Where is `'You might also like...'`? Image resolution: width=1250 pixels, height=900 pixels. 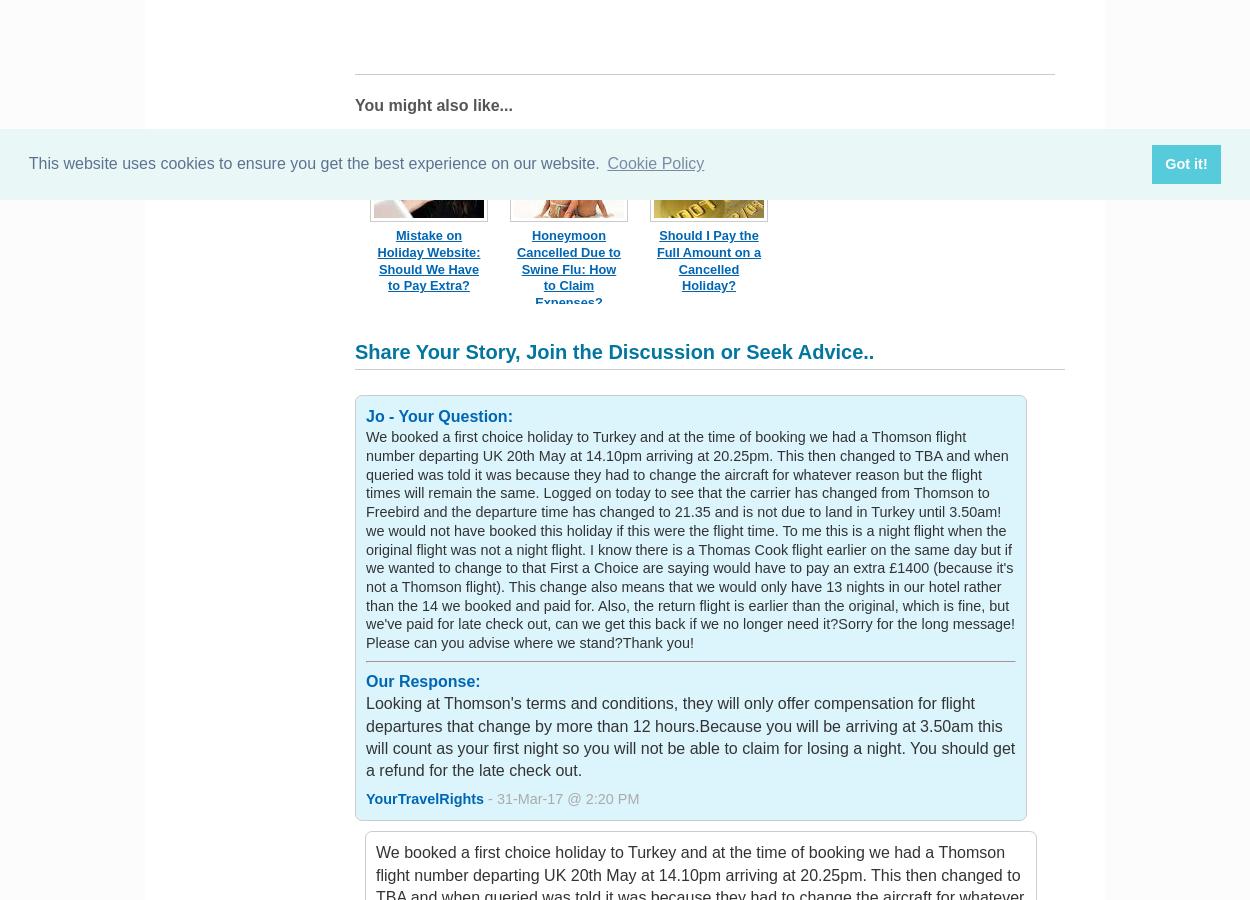
'You might also like...' is located at coordinates (433, 104).